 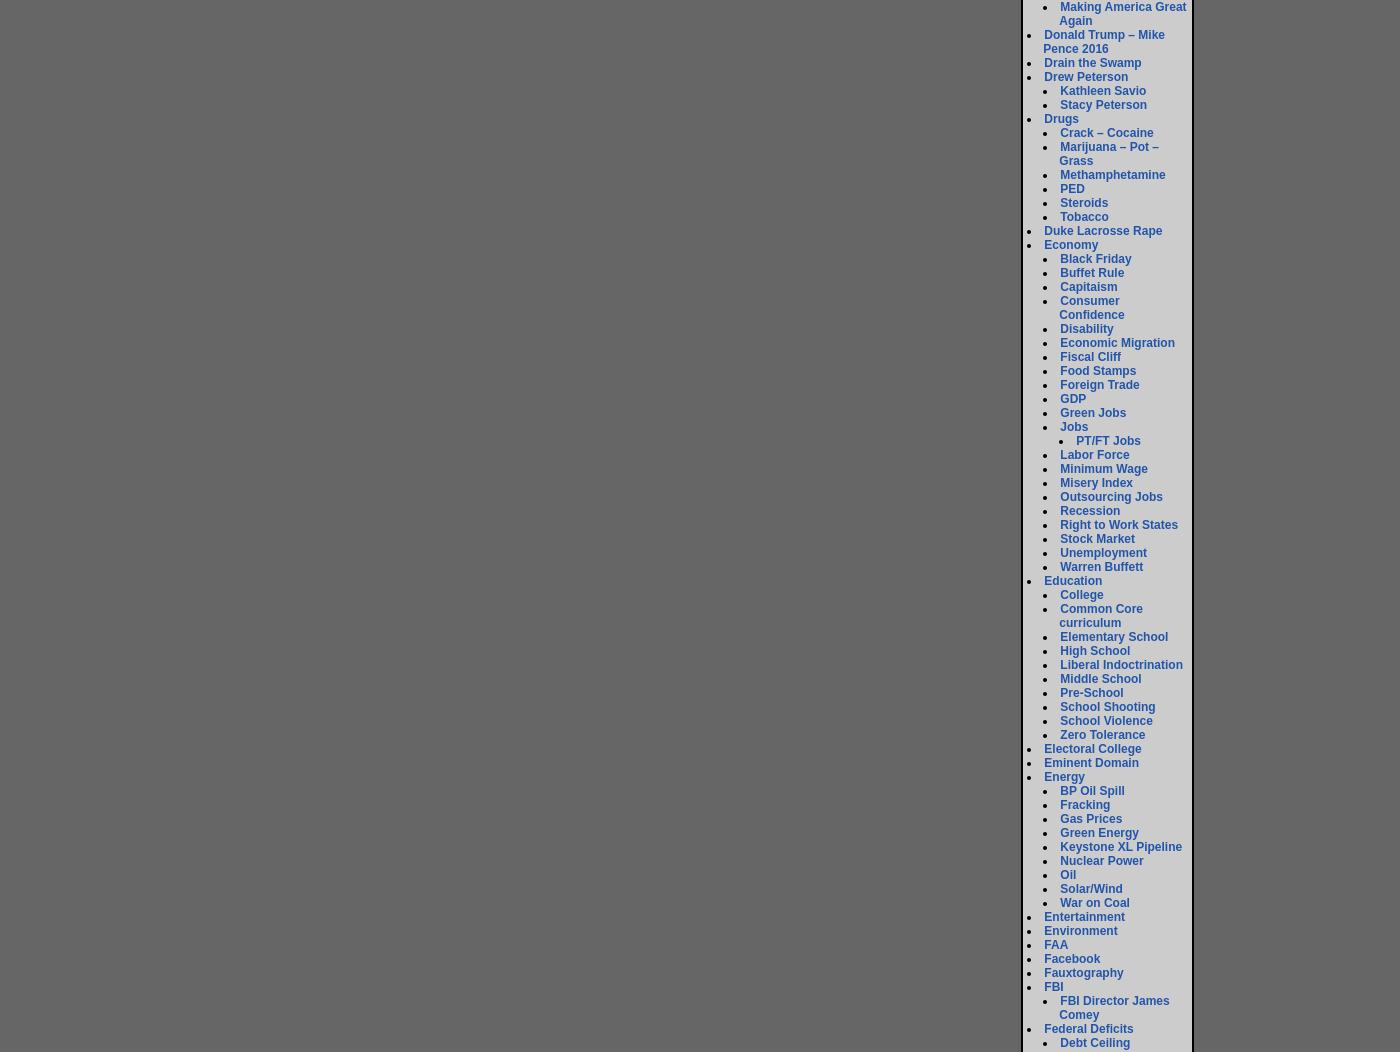 What do you see at coordinates (1071, 244) in the screenshot?
I see `'Economy'` at bounding box center [1071, 244].